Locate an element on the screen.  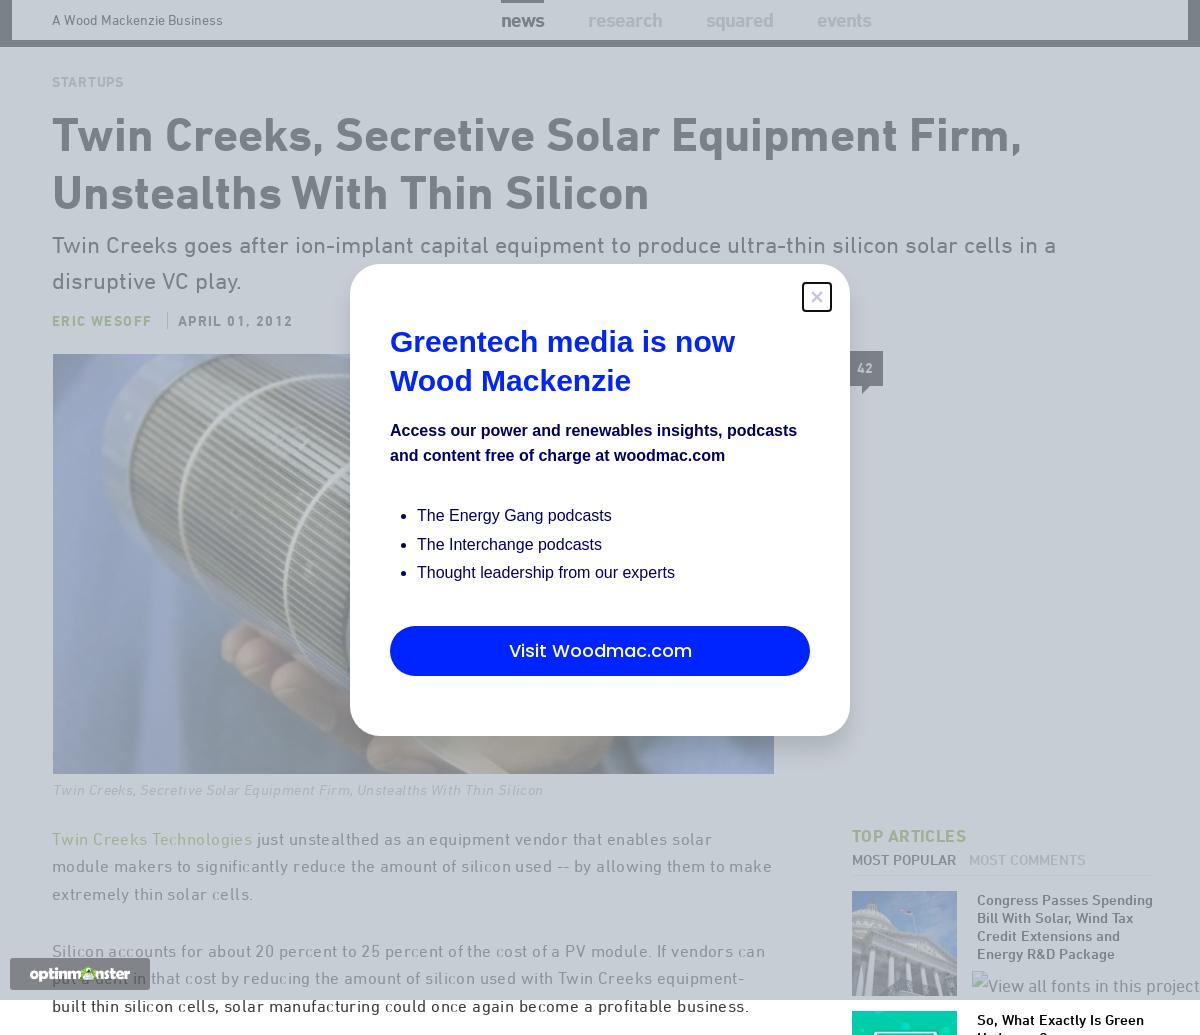
'April 01, 2012' is located at coordinates (233, 404).